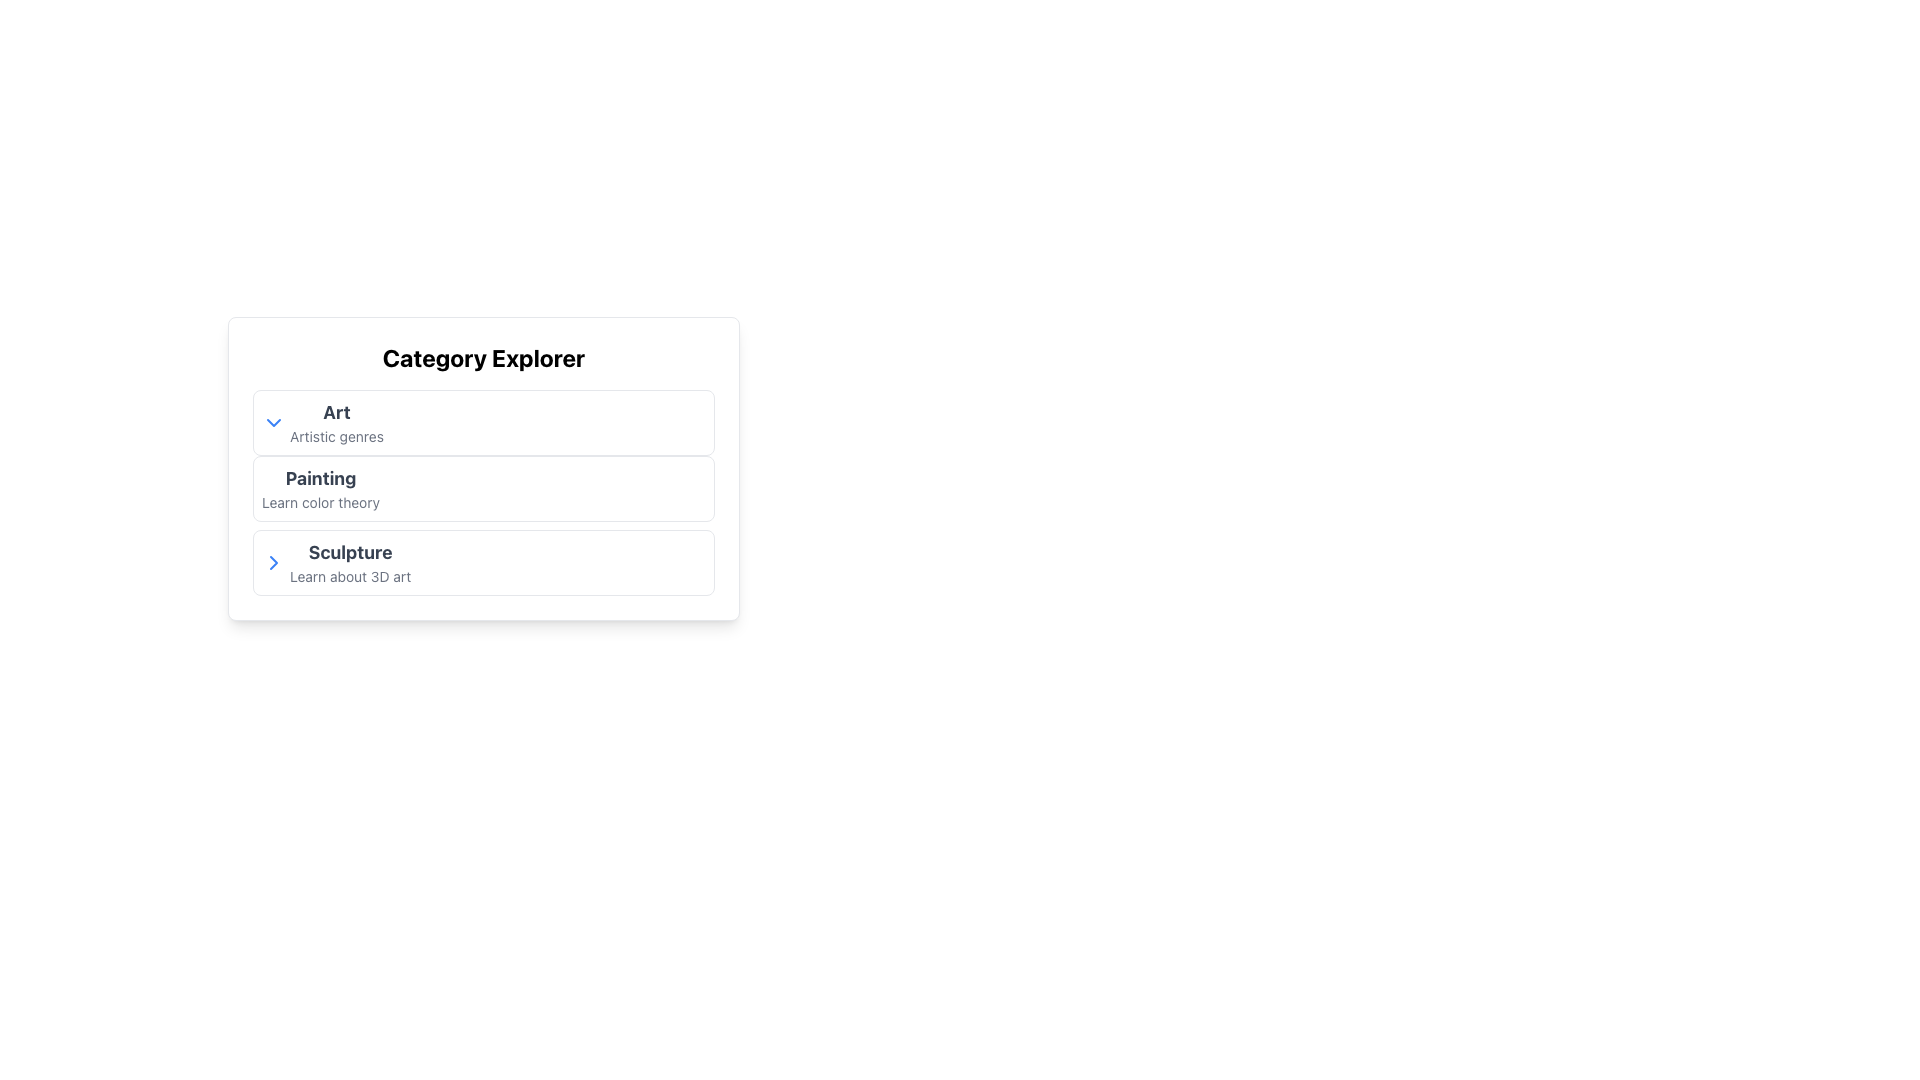  What do you see at coordinates (350, 577) in the screenshot?
I see `the text label that provides supplementary information for the 'Sculpture' category in the 'Category Explorer' panel, which is positioned directly below the title 'Sculpture'` at bounding box center [350, 577].